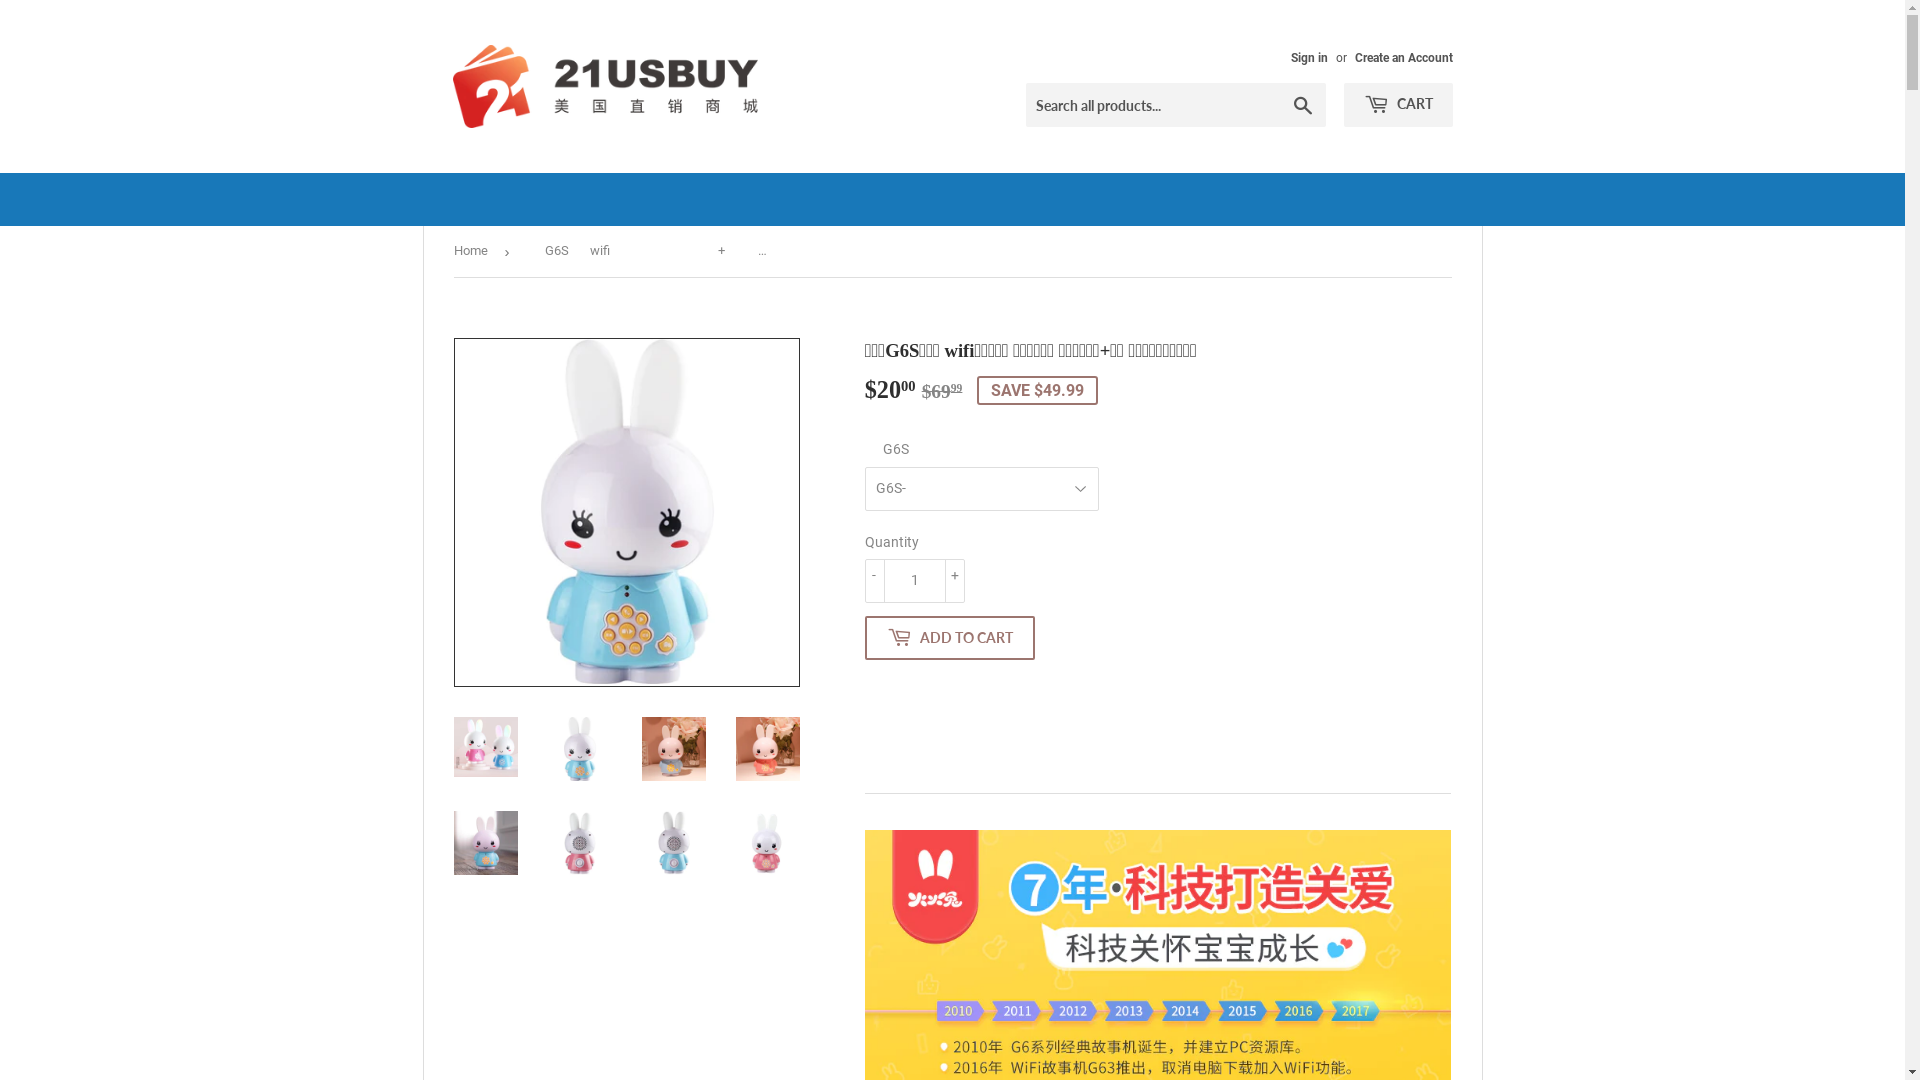  I want to click on 'Sign in', so click(1308, 56).